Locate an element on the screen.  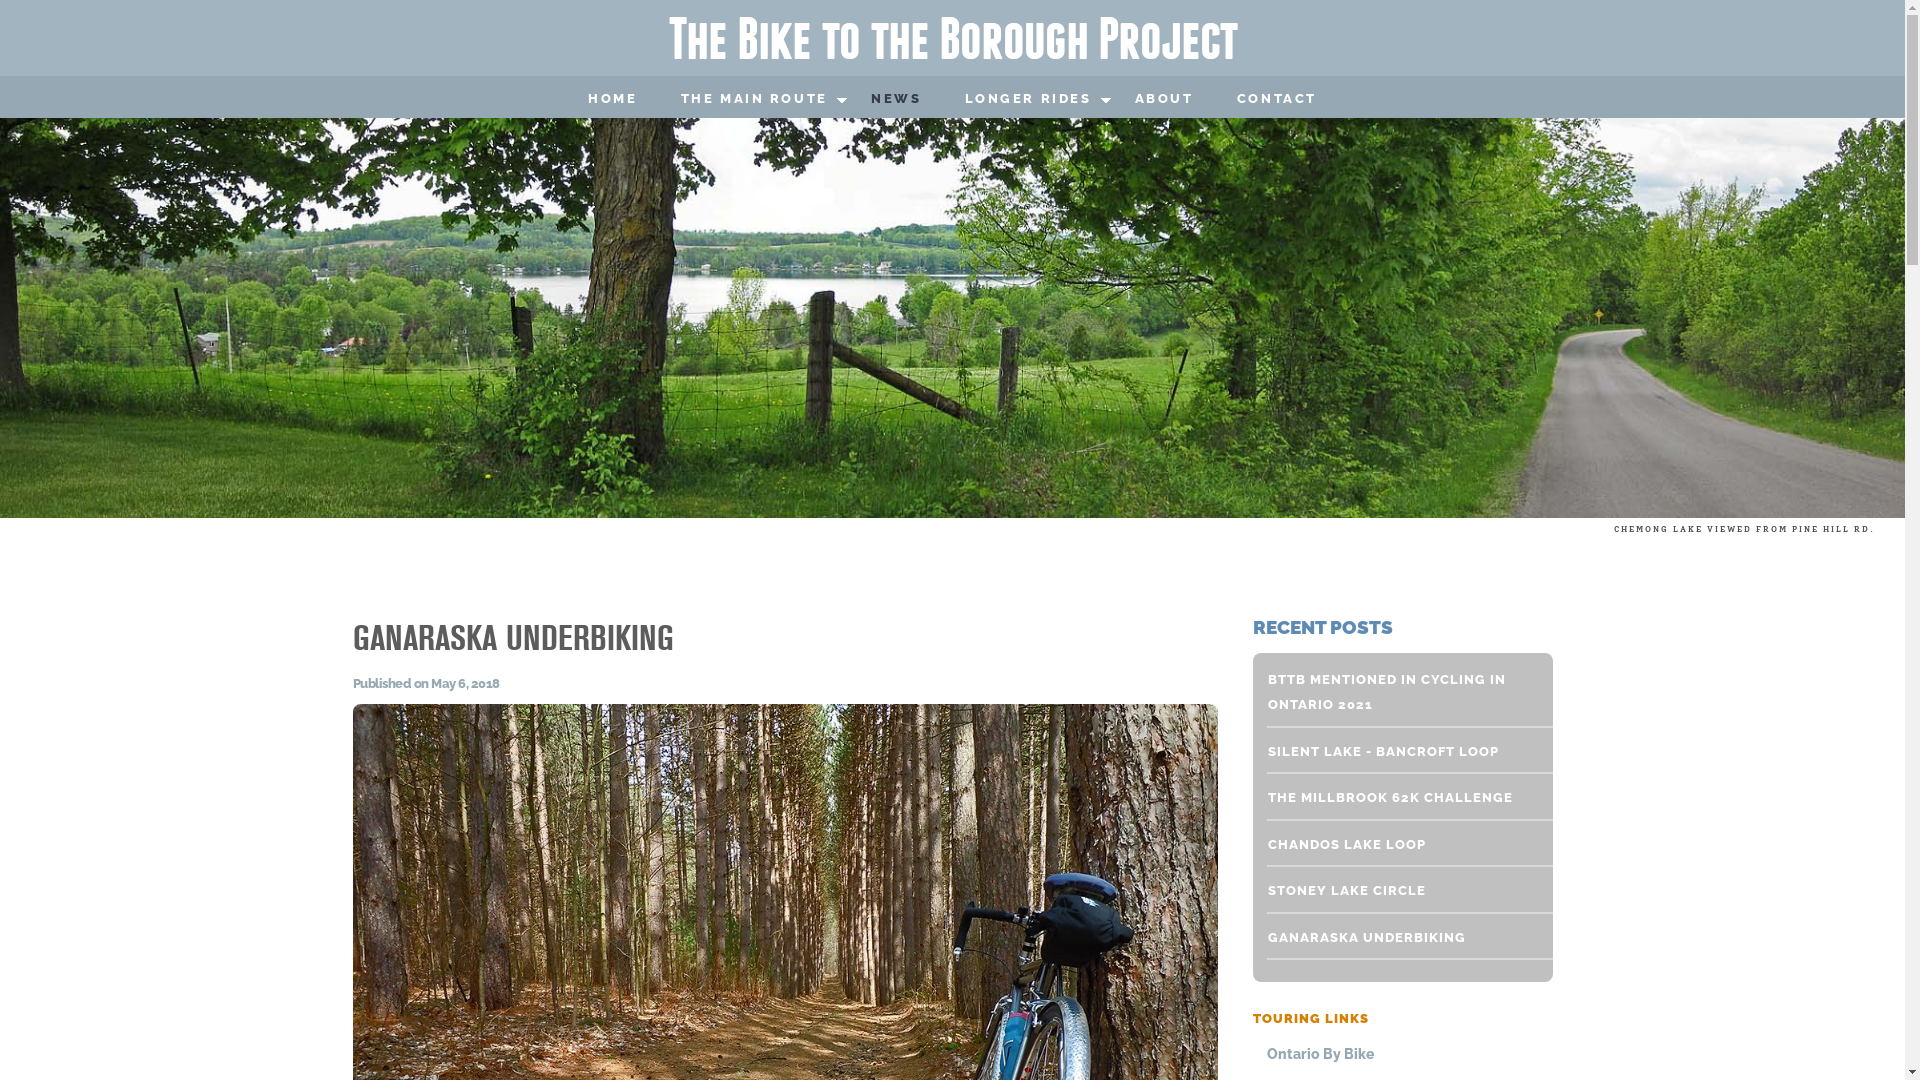
'THE MAIN ROUTE' is located at coordinates (667, 99).